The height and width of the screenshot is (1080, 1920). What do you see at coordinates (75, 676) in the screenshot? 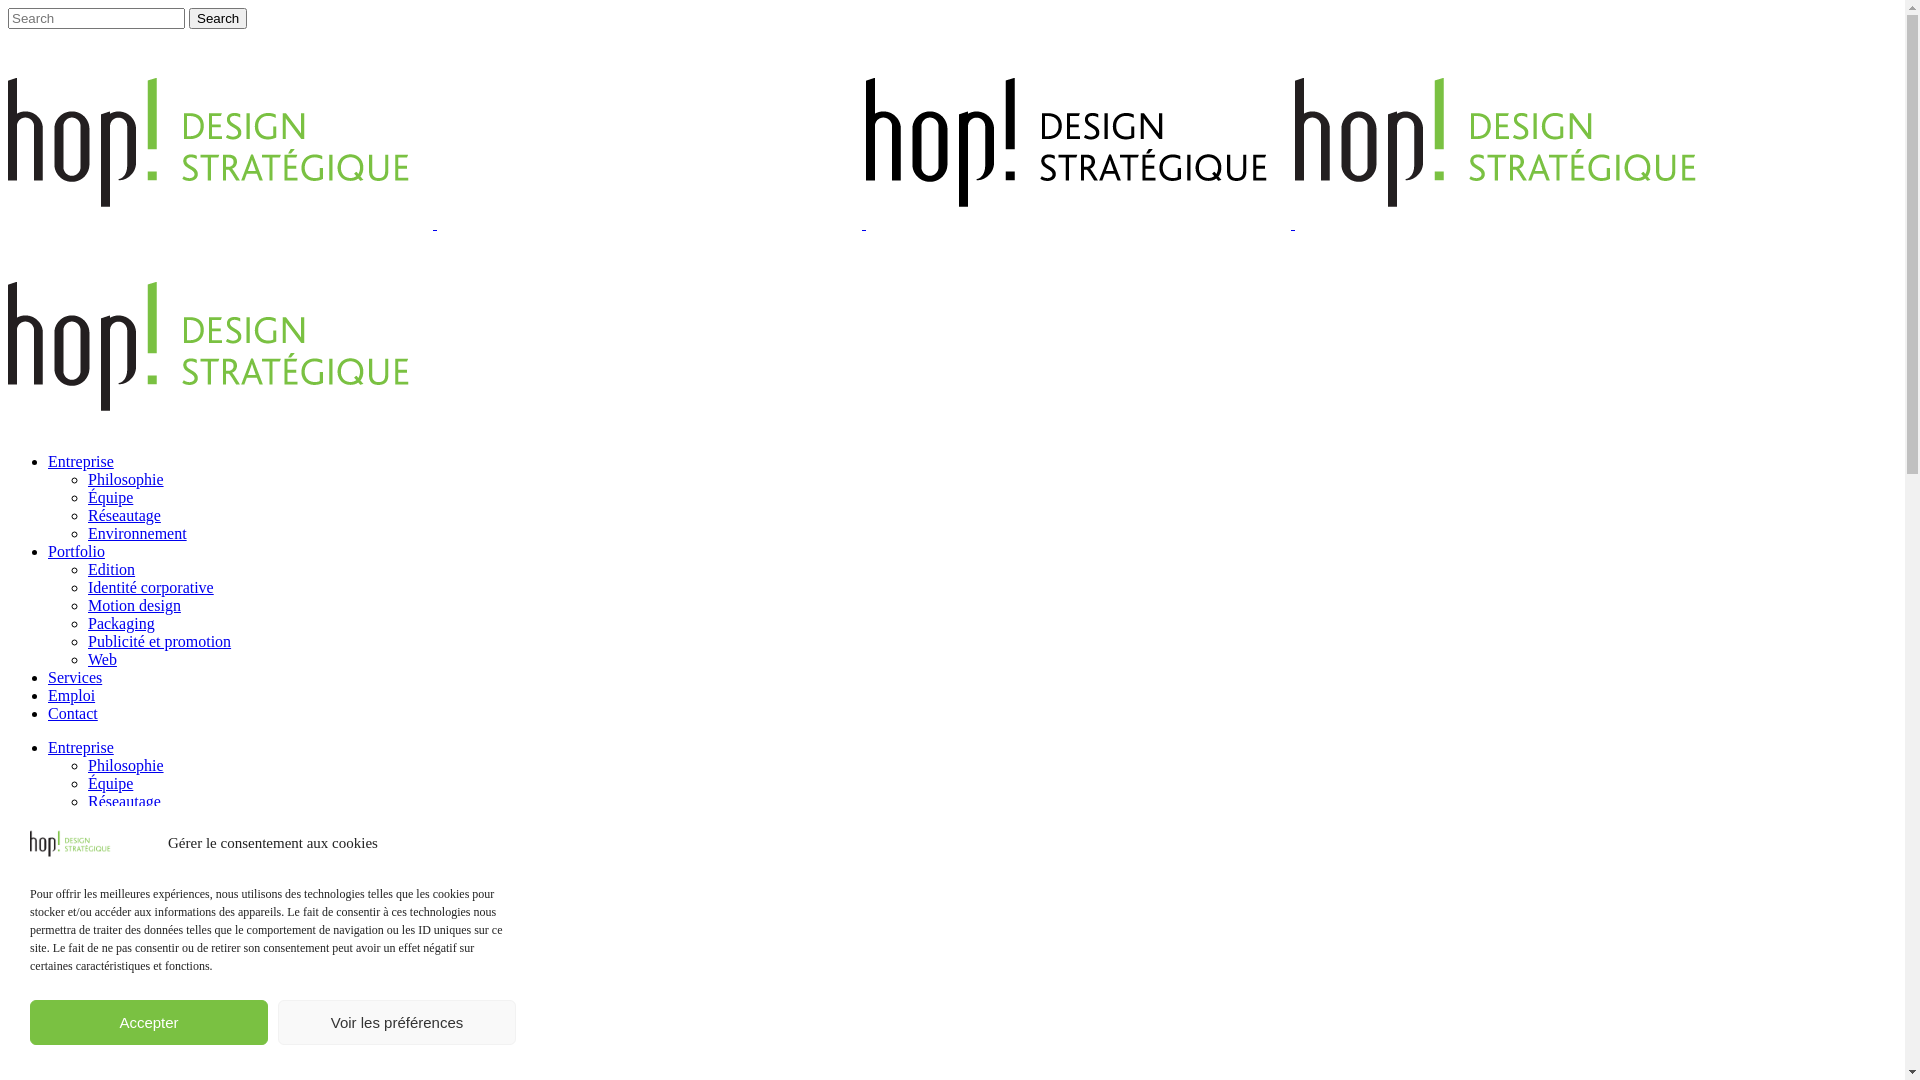
I see `'Services'` at bounding box center [75, 676].